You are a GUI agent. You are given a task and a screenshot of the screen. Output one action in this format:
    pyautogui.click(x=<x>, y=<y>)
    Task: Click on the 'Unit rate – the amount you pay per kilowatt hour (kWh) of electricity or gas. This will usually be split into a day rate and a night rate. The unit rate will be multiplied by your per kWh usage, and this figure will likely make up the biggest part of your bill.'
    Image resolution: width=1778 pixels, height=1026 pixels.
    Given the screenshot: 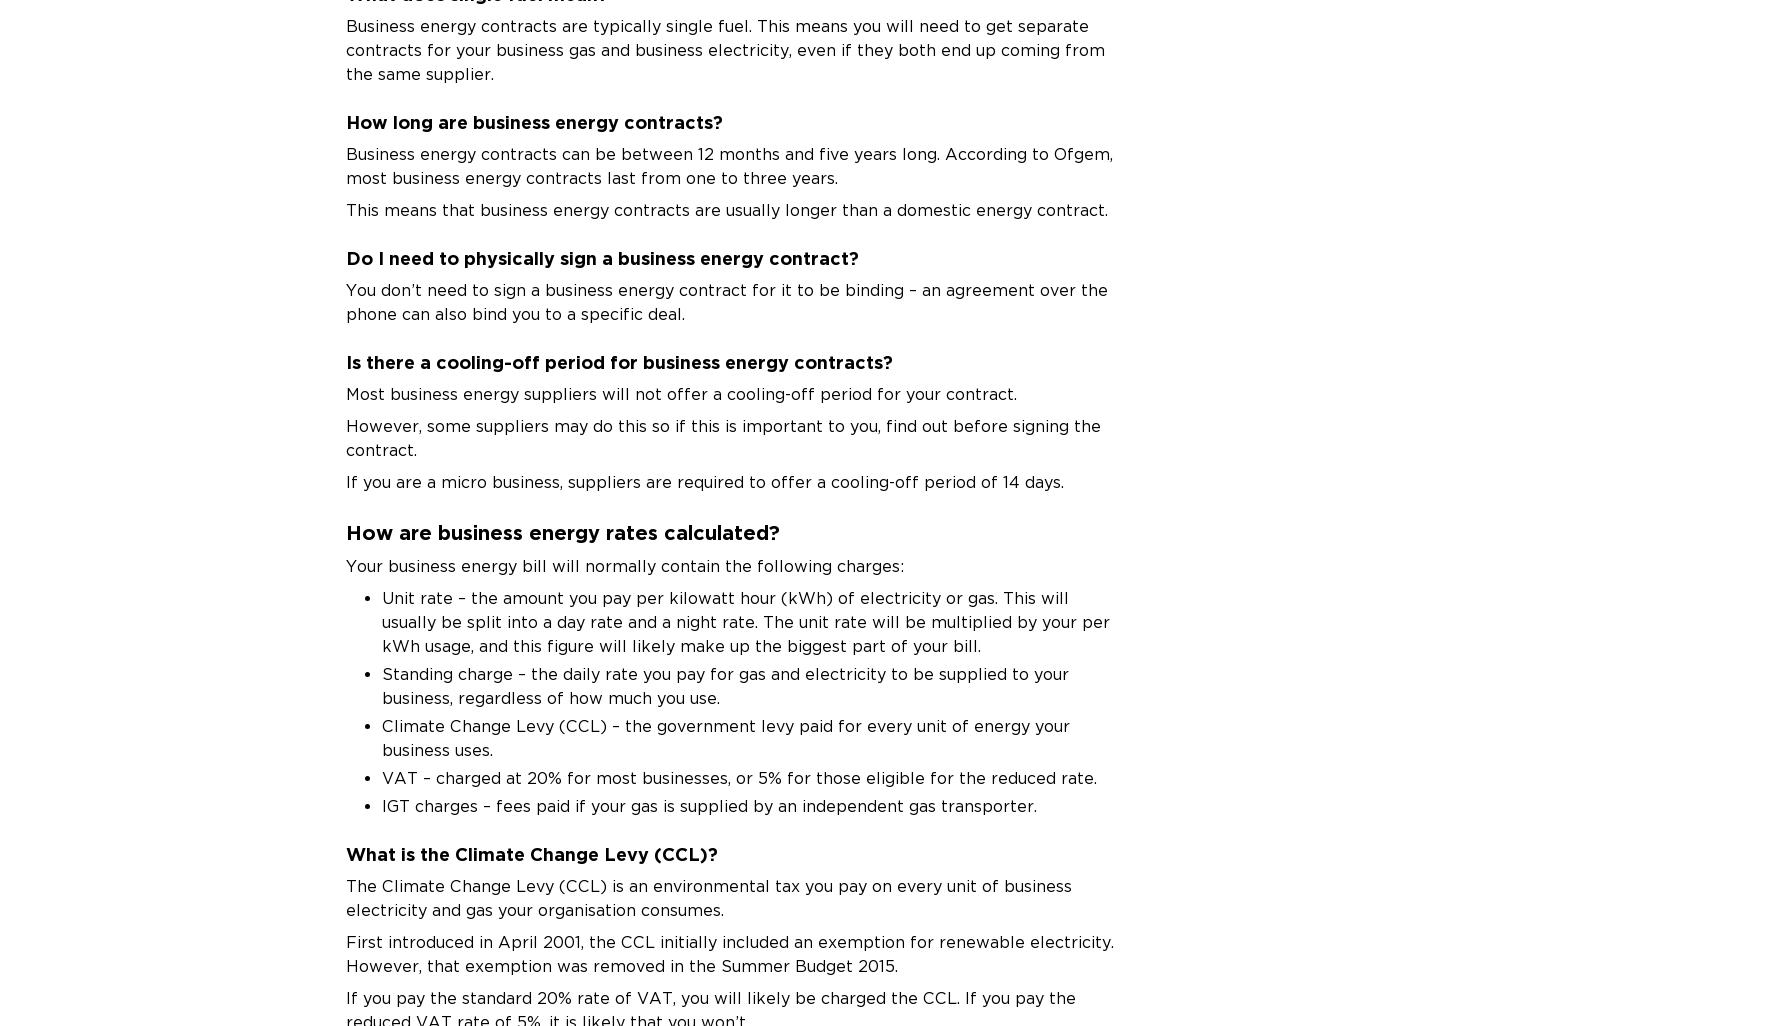 What is the action you would take?
    pyautogui.click(x=745, y=621)
    